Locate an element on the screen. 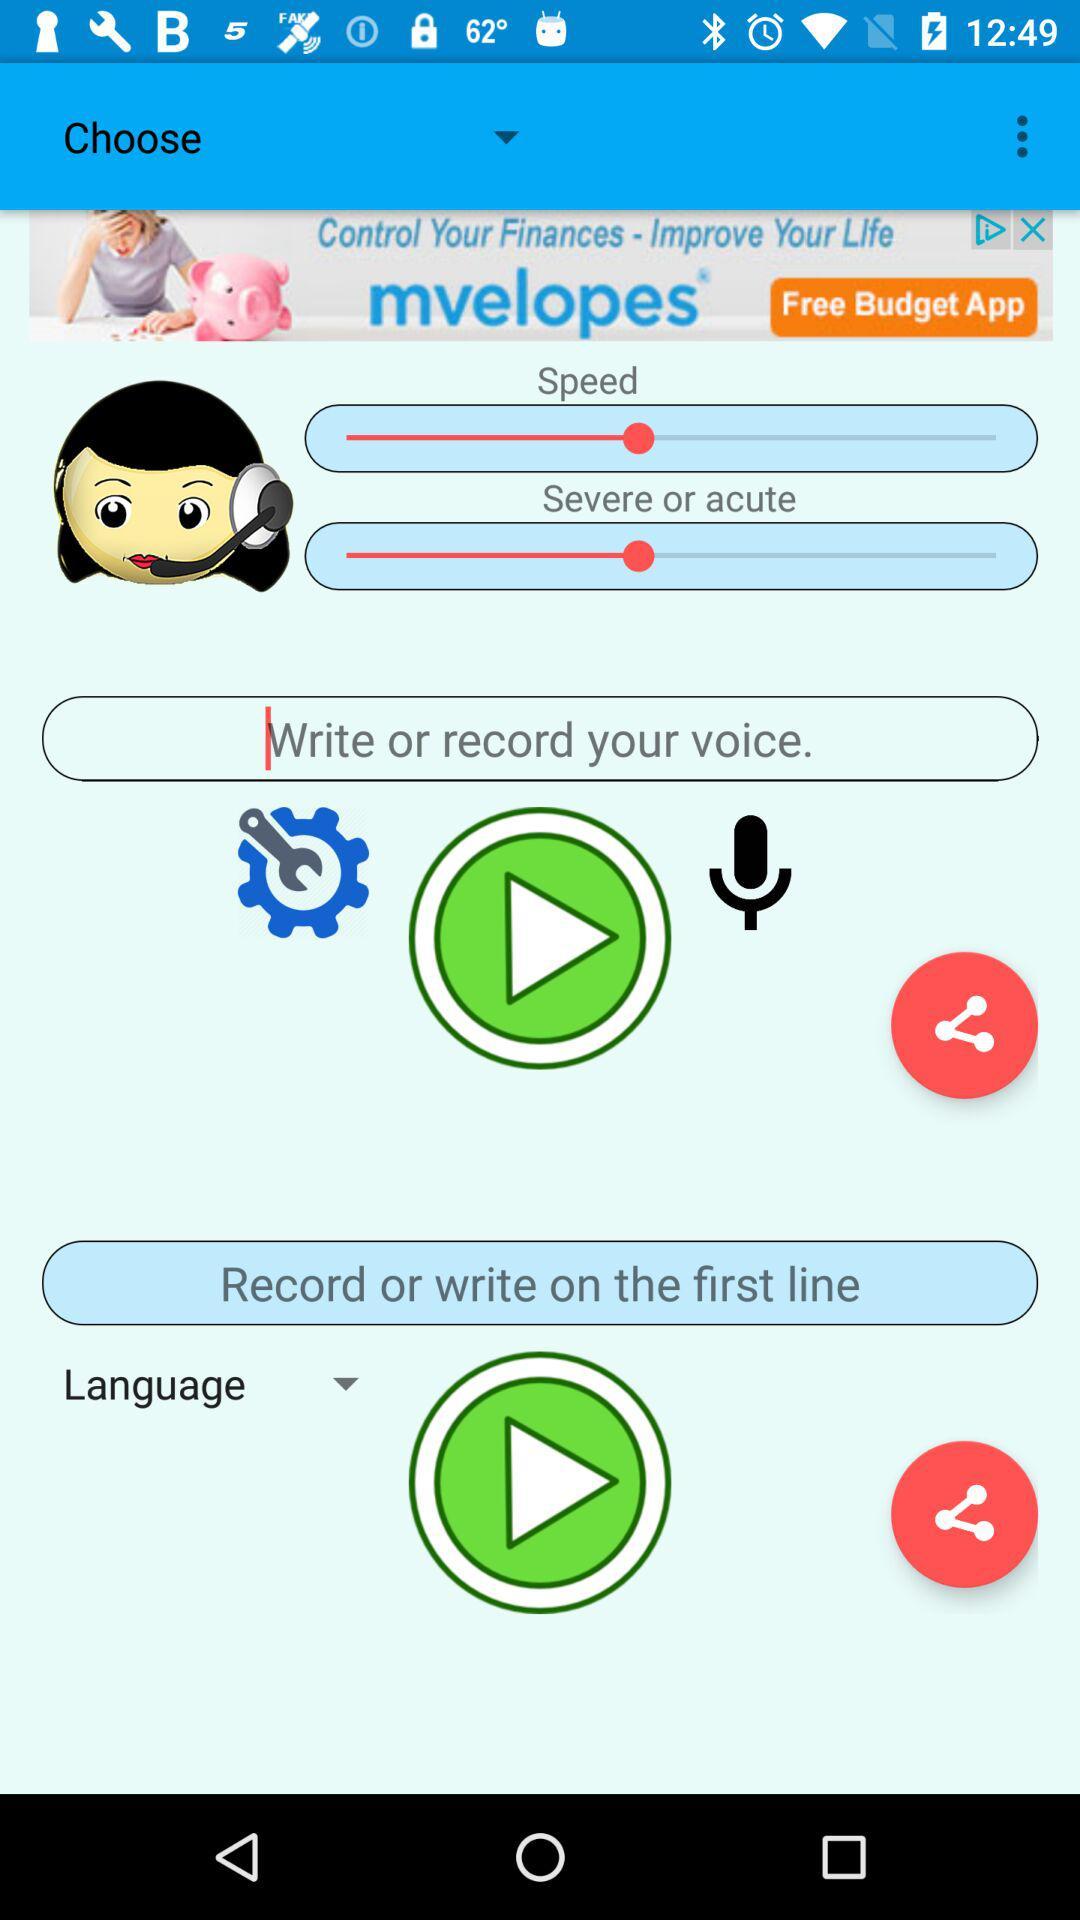 The width and height of the screenshot is (1080, 1920). audio recording is located at coordinates (540, 1482).